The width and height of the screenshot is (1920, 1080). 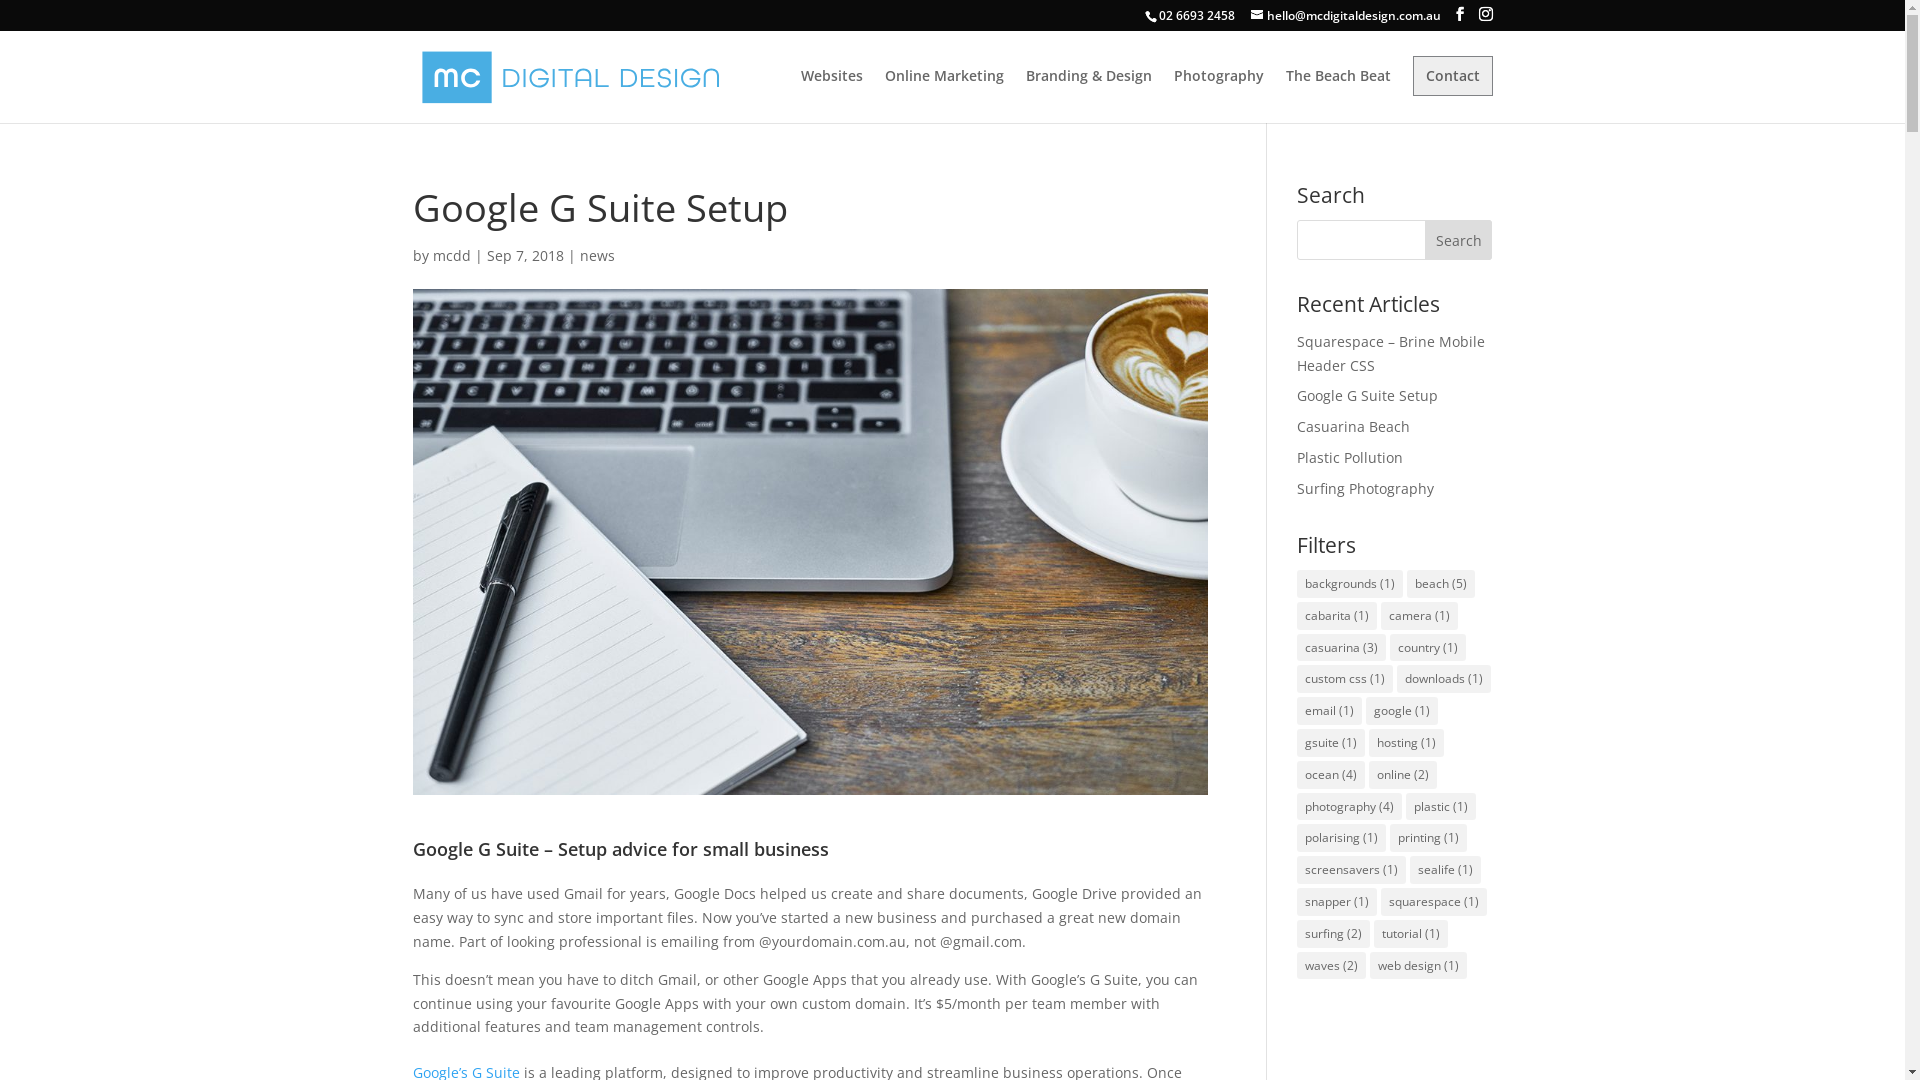 I want to click on 'web design (1)', so click(x=1417, y=964).